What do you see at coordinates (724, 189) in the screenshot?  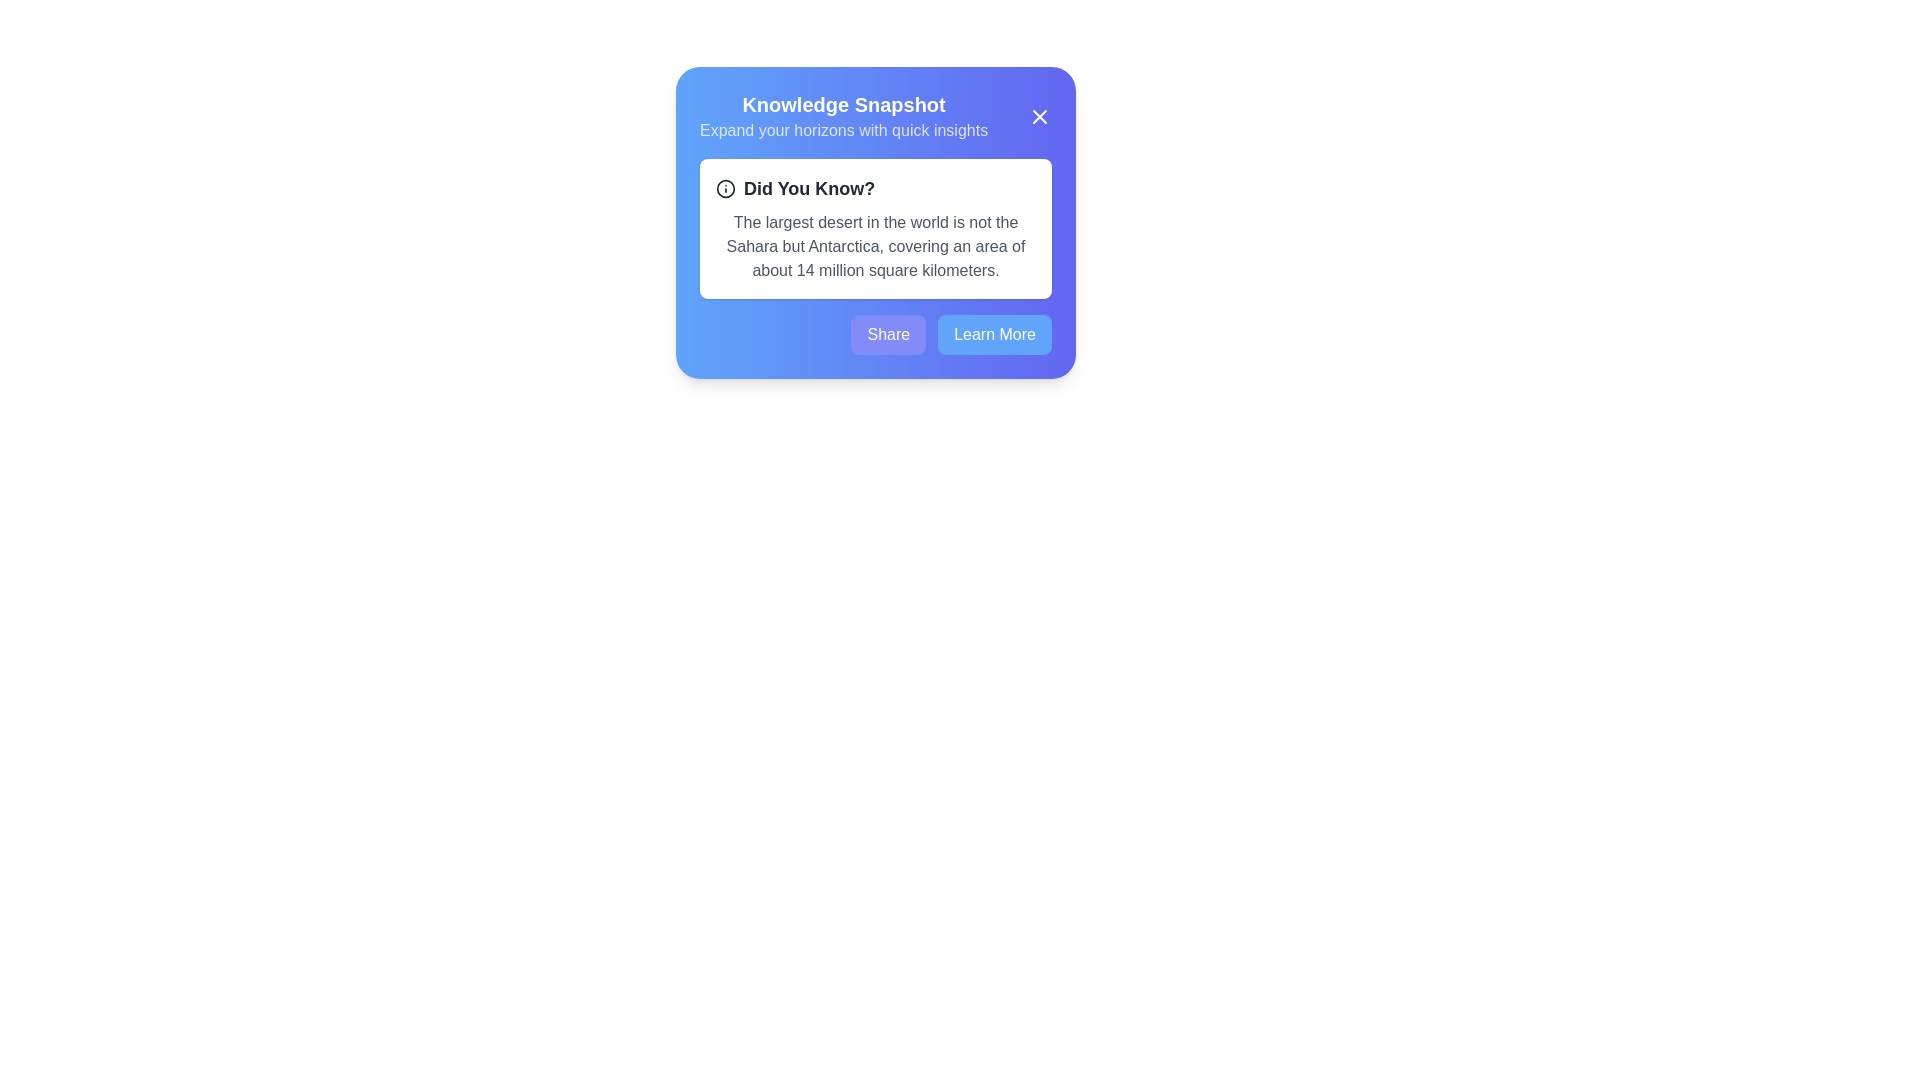 I see `the circular icon with an information symbol, located to the left of the 'Did You Know?' text in the 'Knowledge Snapshot' panel` at bounding box center [724, 189].